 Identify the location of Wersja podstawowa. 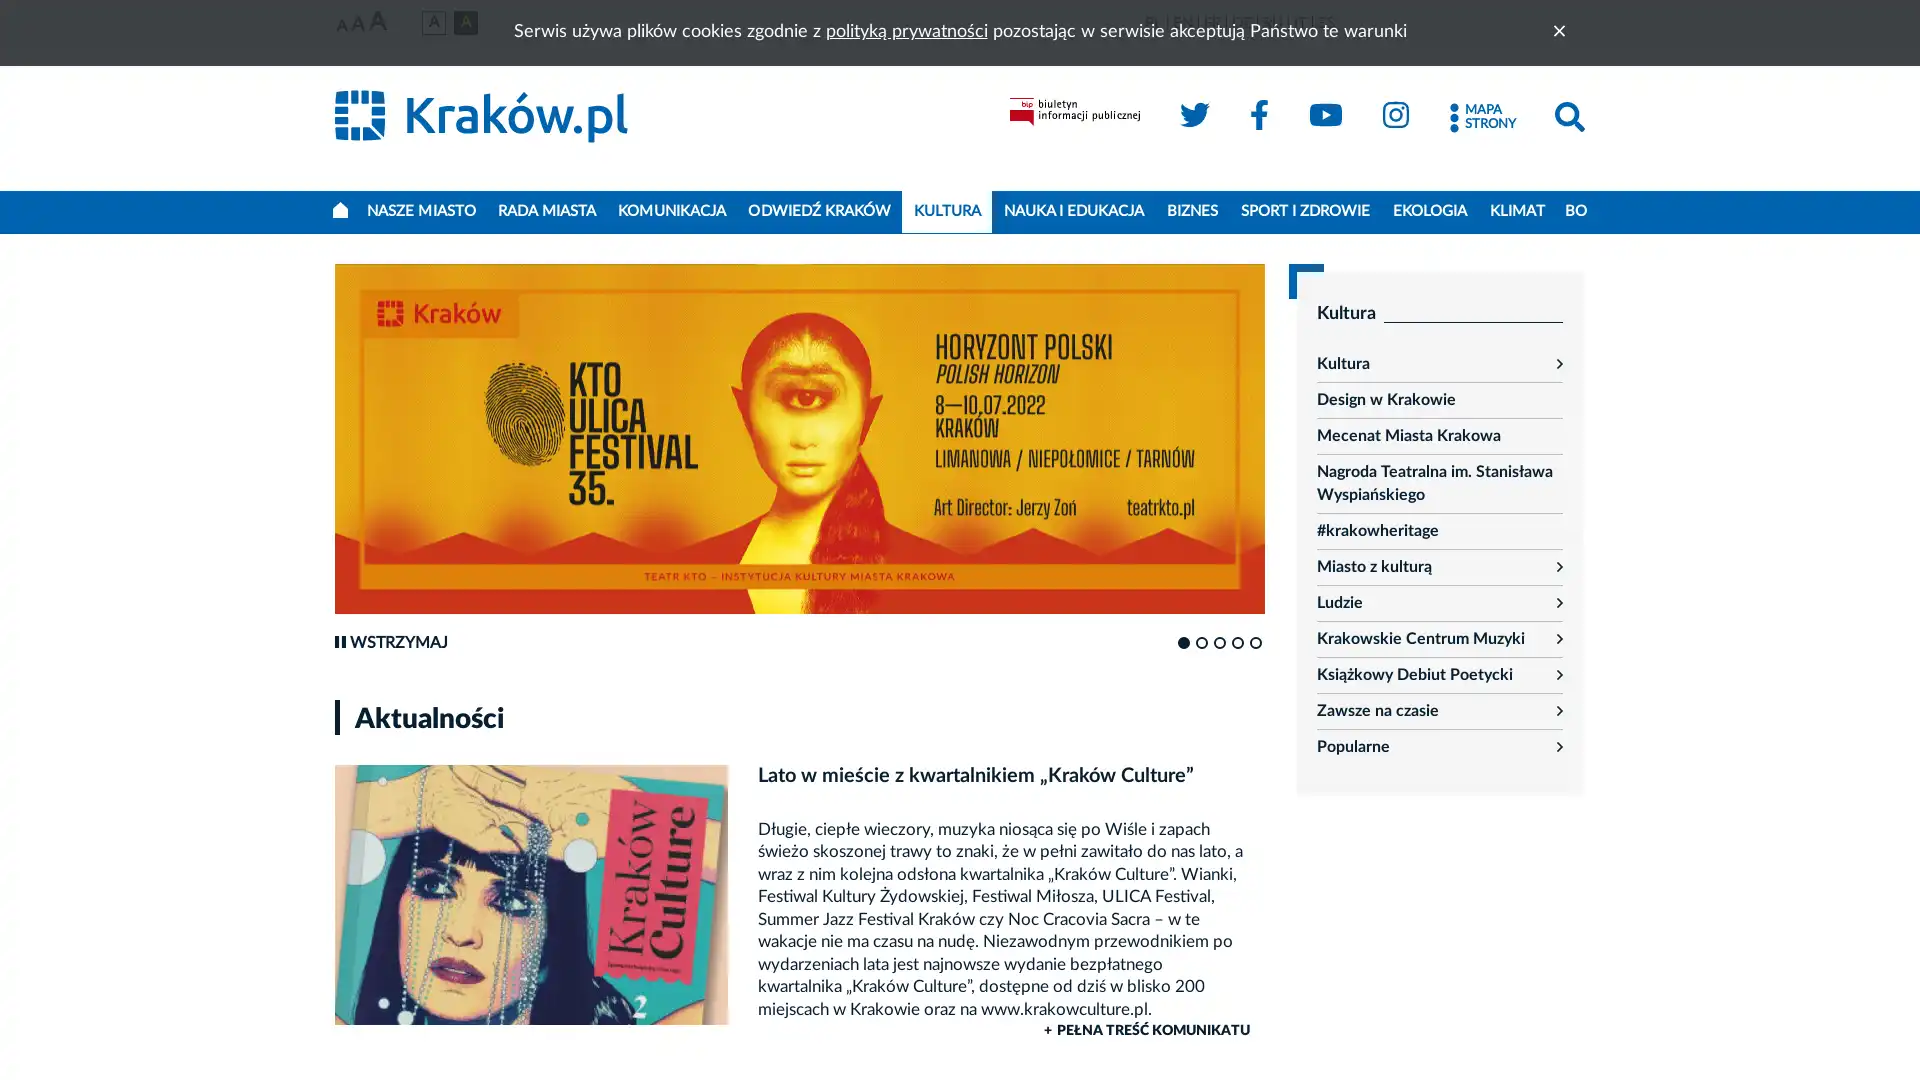
(432, 22).